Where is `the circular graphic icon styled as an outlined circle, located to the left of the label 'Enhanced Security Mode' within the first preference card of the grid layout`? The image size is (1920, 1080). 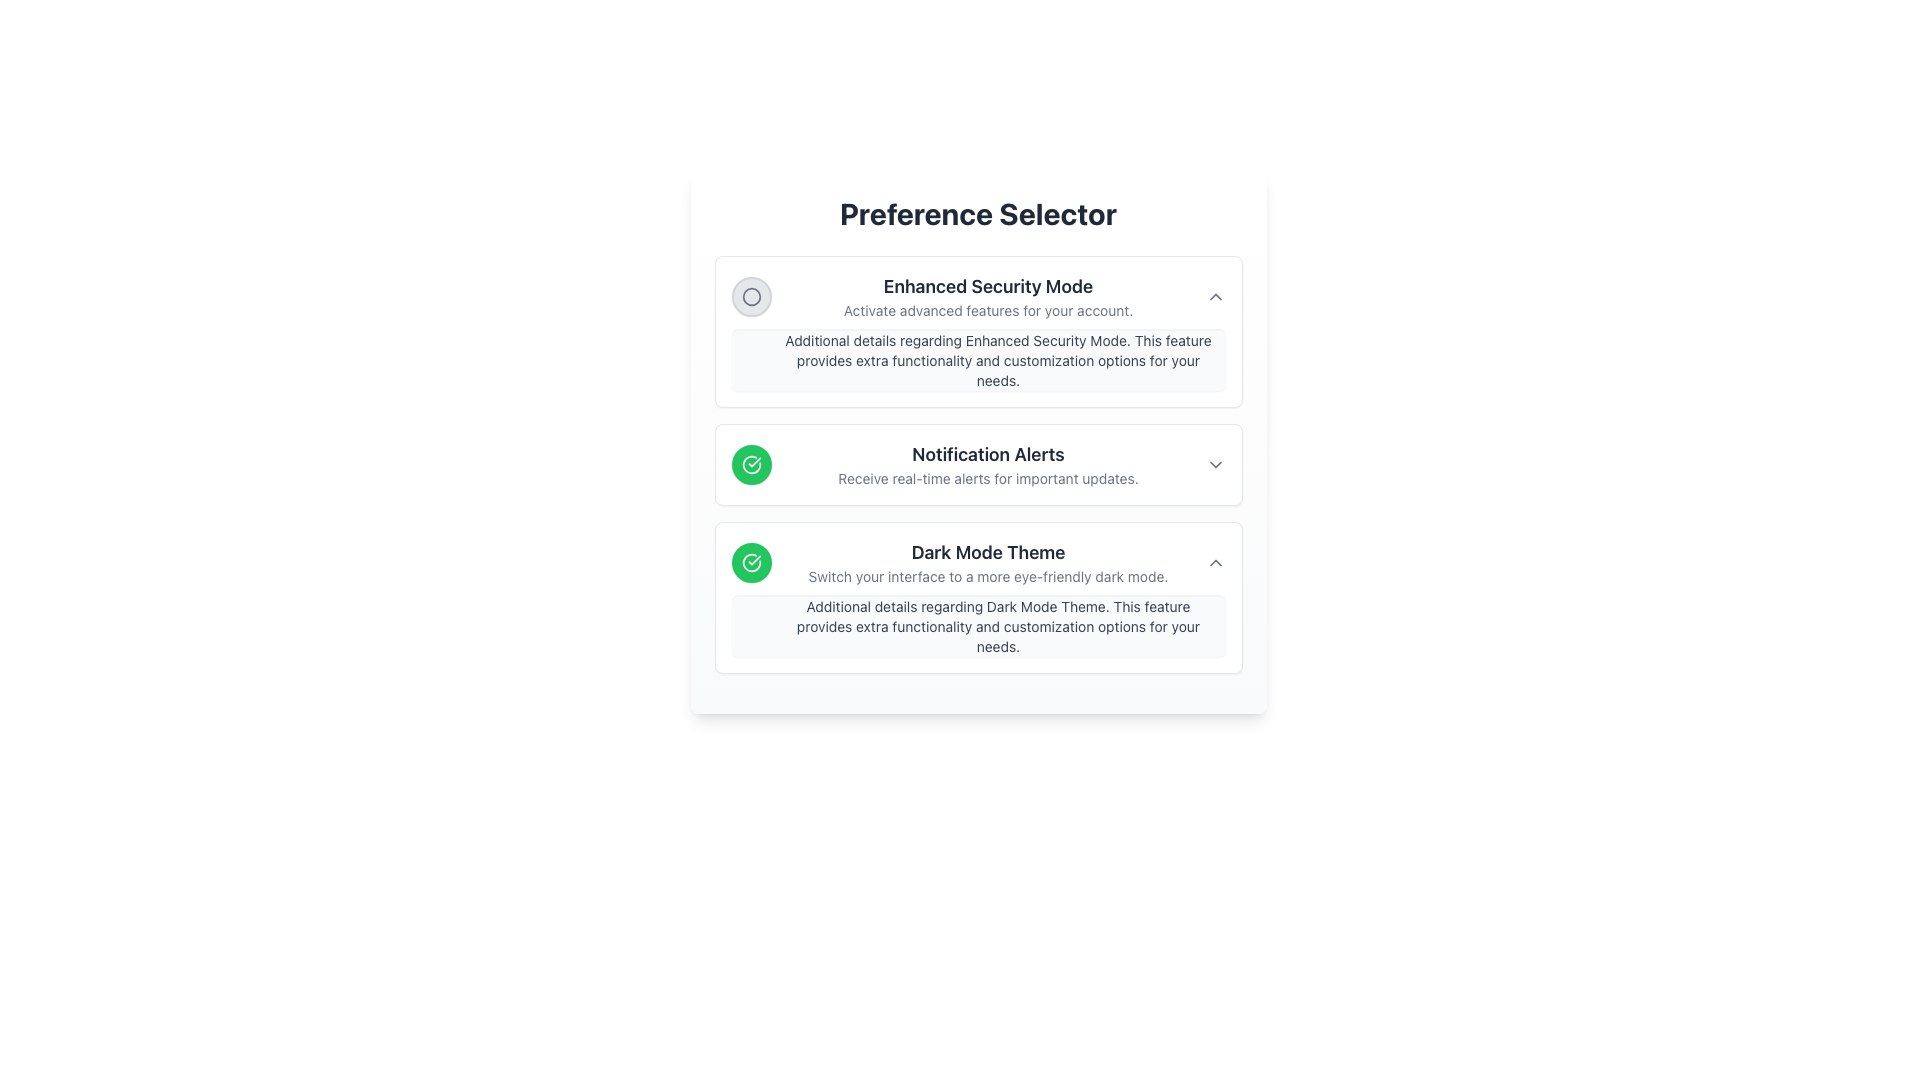
the circular graphic icon styled as an outlined circle, located to the left of the label 'Enhanced Security Mode' within the first preference card of the grid layout is located at coordinates (750, 297).